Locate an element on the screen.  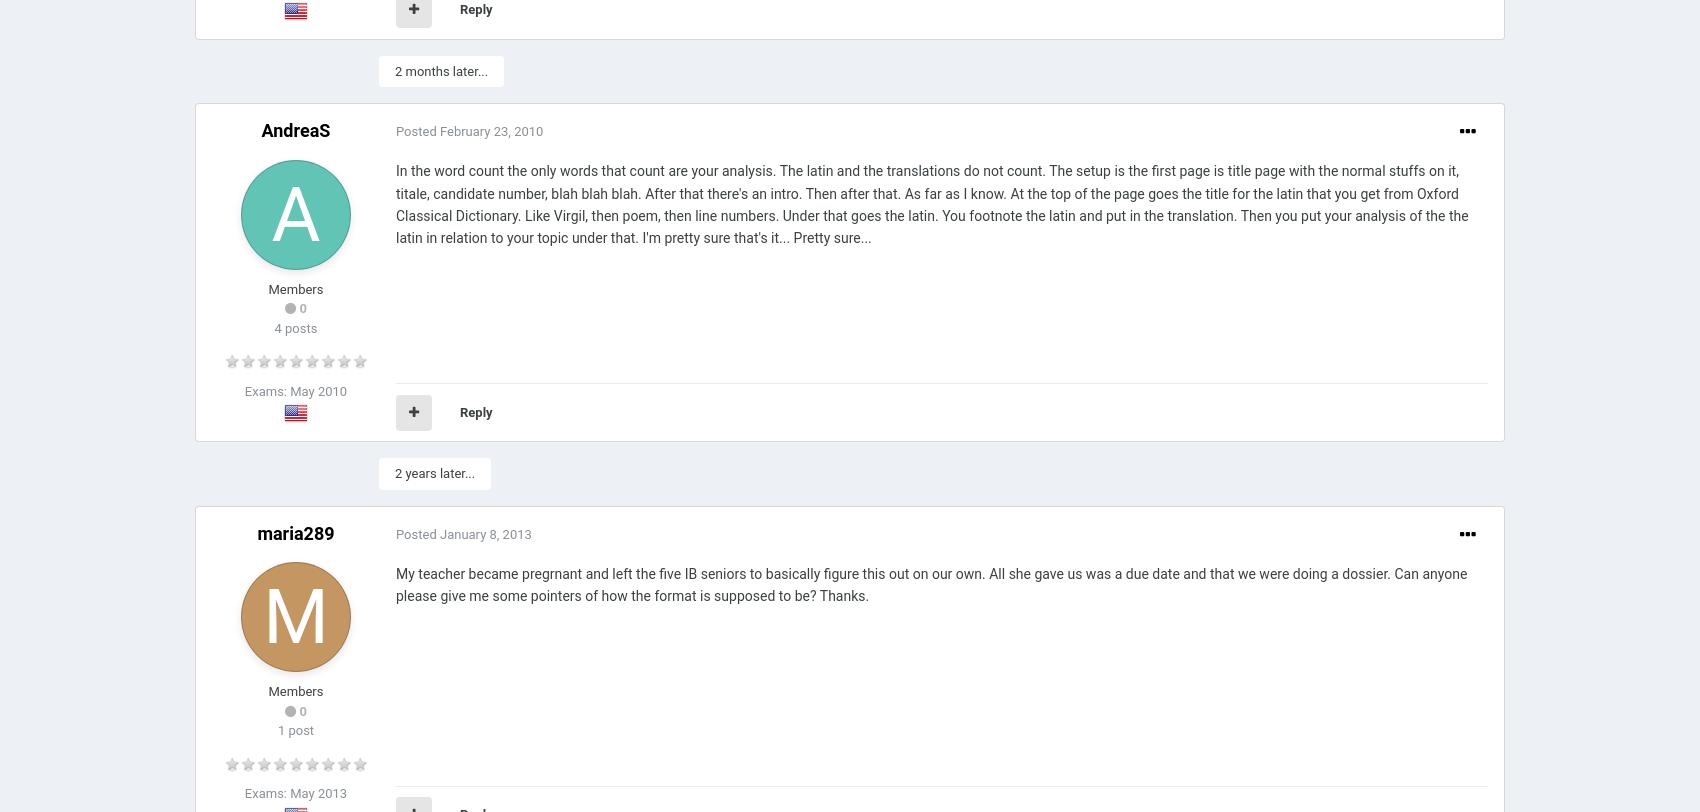
'My teacher became pregrnant and left the five IB seniors to basically figure this out on our own. All she gave us was a due date and that we were doing a dossier. Can anyone please give me some pointers of how the format is supposed to be? Thanks.' is located at coordinates (931, 584).